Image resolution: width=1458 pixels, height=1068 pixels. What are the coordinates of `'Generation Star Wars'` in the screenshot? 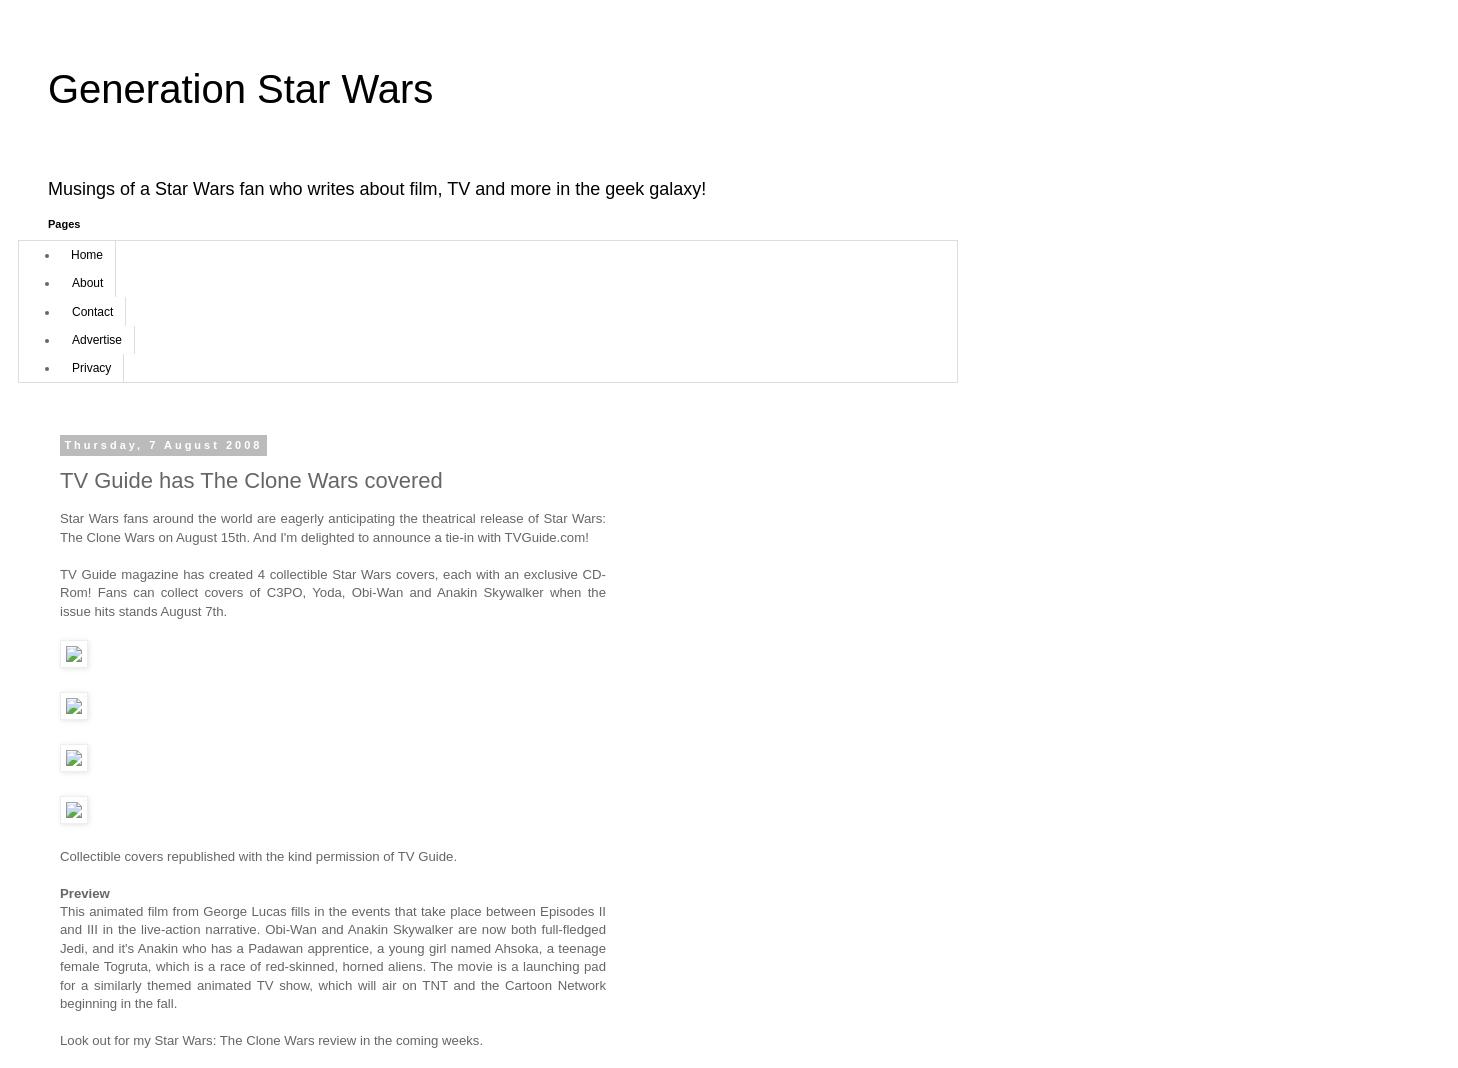 It's located at (239, 87).